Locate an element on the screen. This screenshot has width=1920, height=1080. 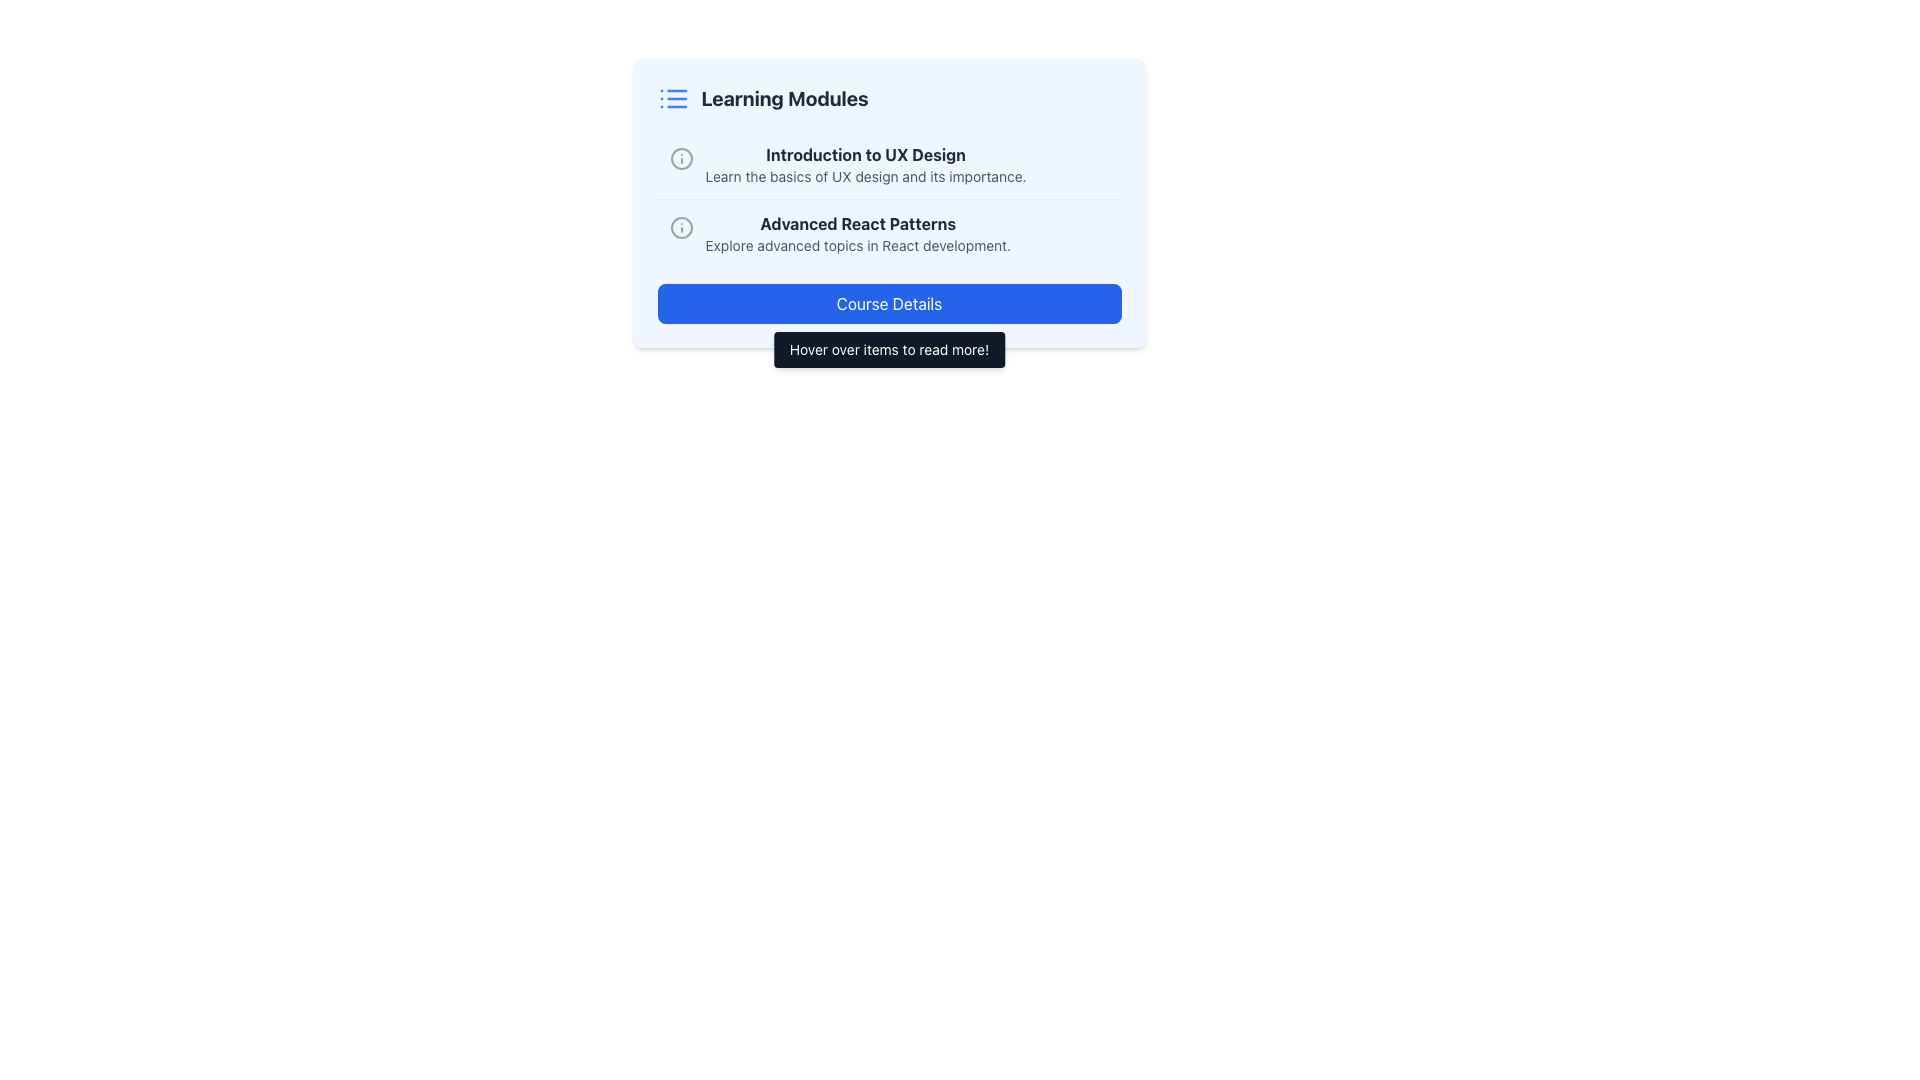
the tooltip notification with dark gray background and white text that says 'Hover over items to read more!', located below the 'Course Details' button in the 'Learning Modules' section is located at coordinates (888, 349).